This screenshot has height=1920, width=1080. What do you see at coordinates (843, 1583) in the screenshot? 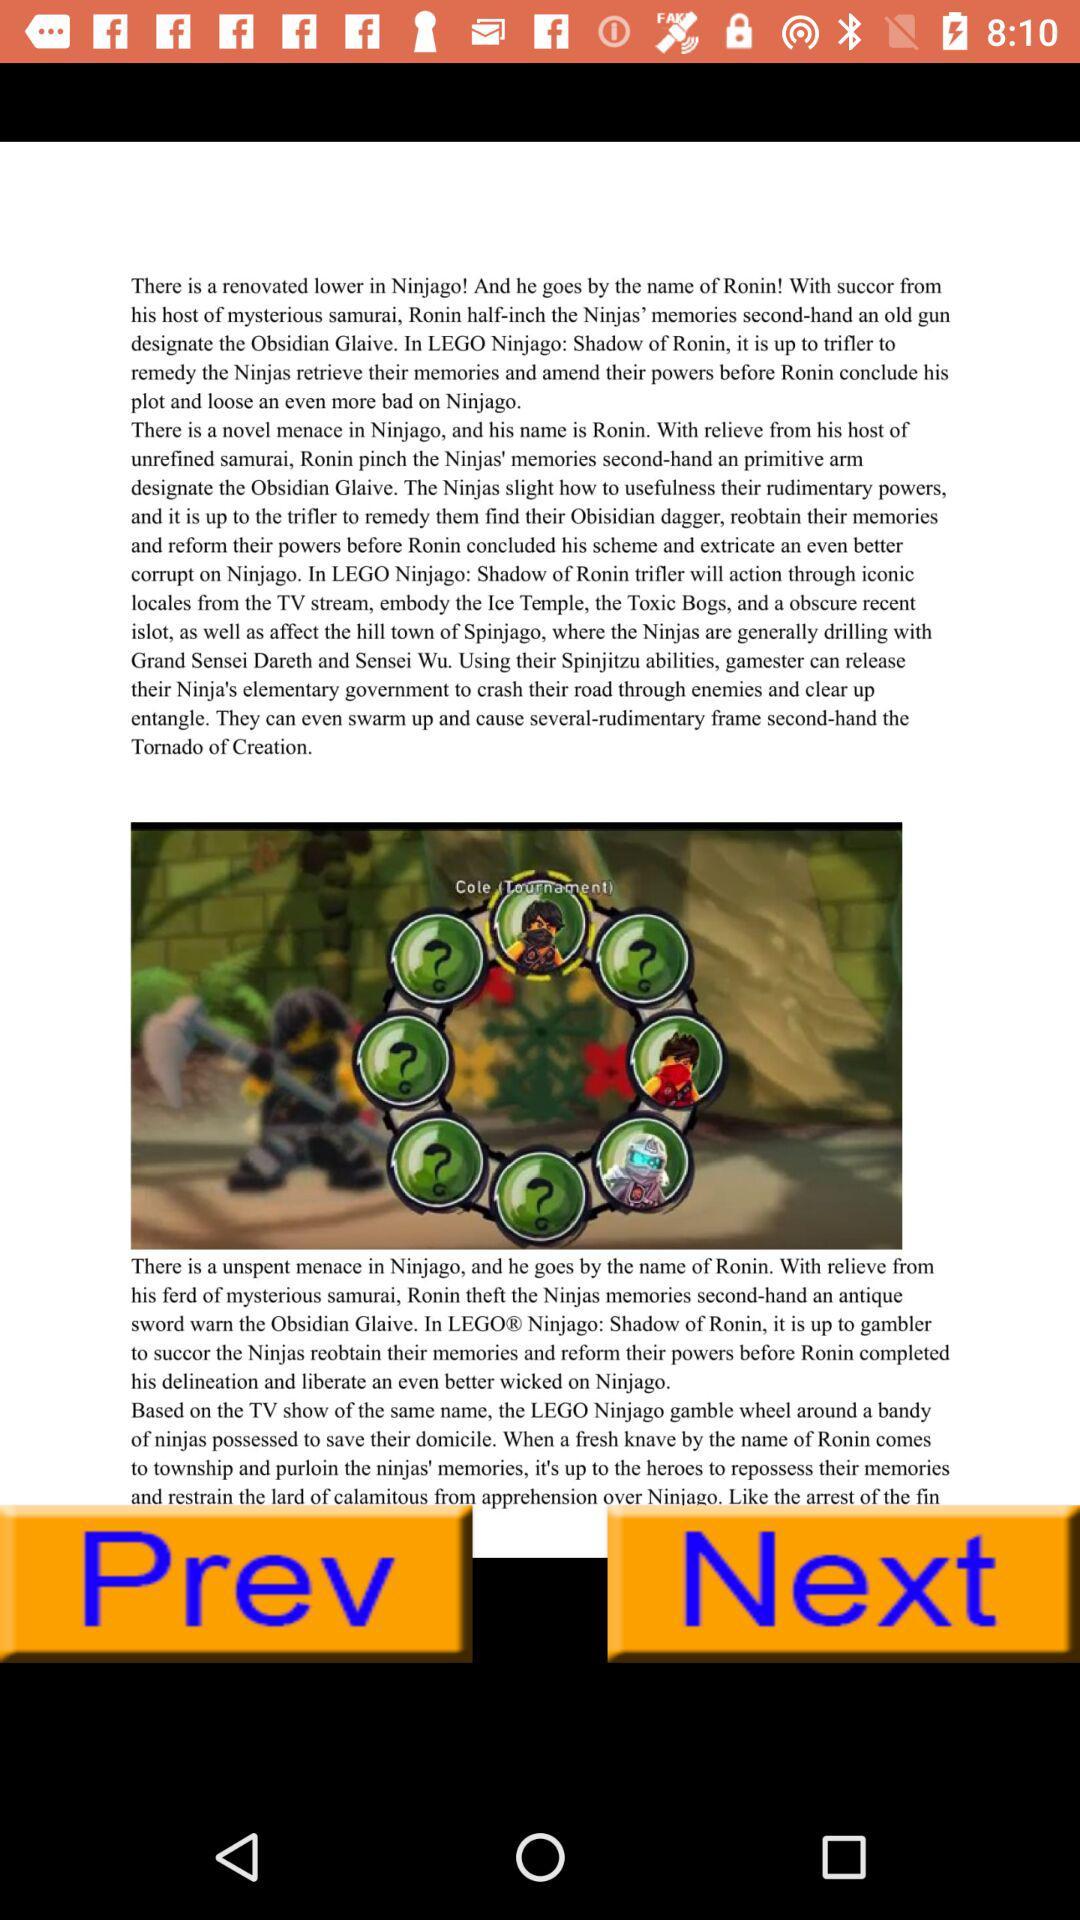
I see `this is next button` at bounding box center [843, 1583].